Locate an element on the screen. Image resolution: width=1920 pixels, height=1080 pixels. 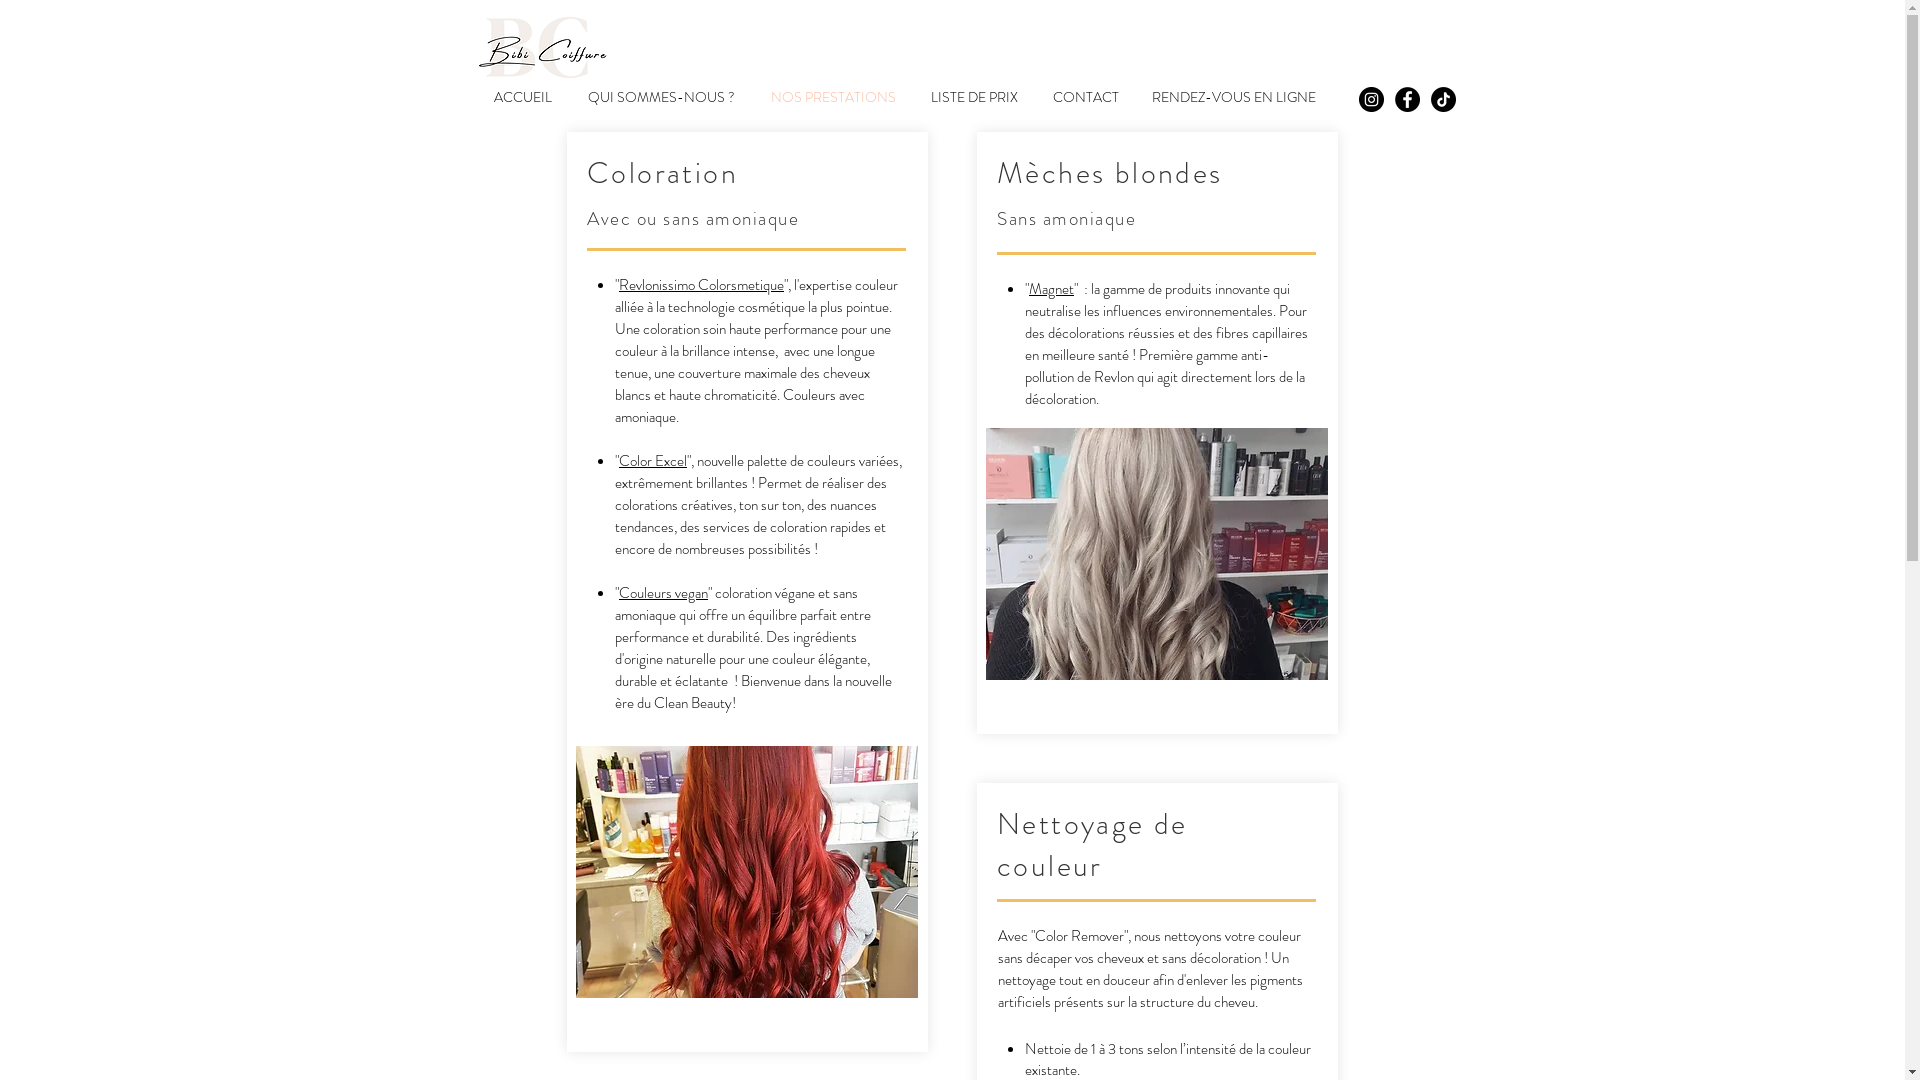
'Couleurs vegan' is located at coordinates (663, 592).